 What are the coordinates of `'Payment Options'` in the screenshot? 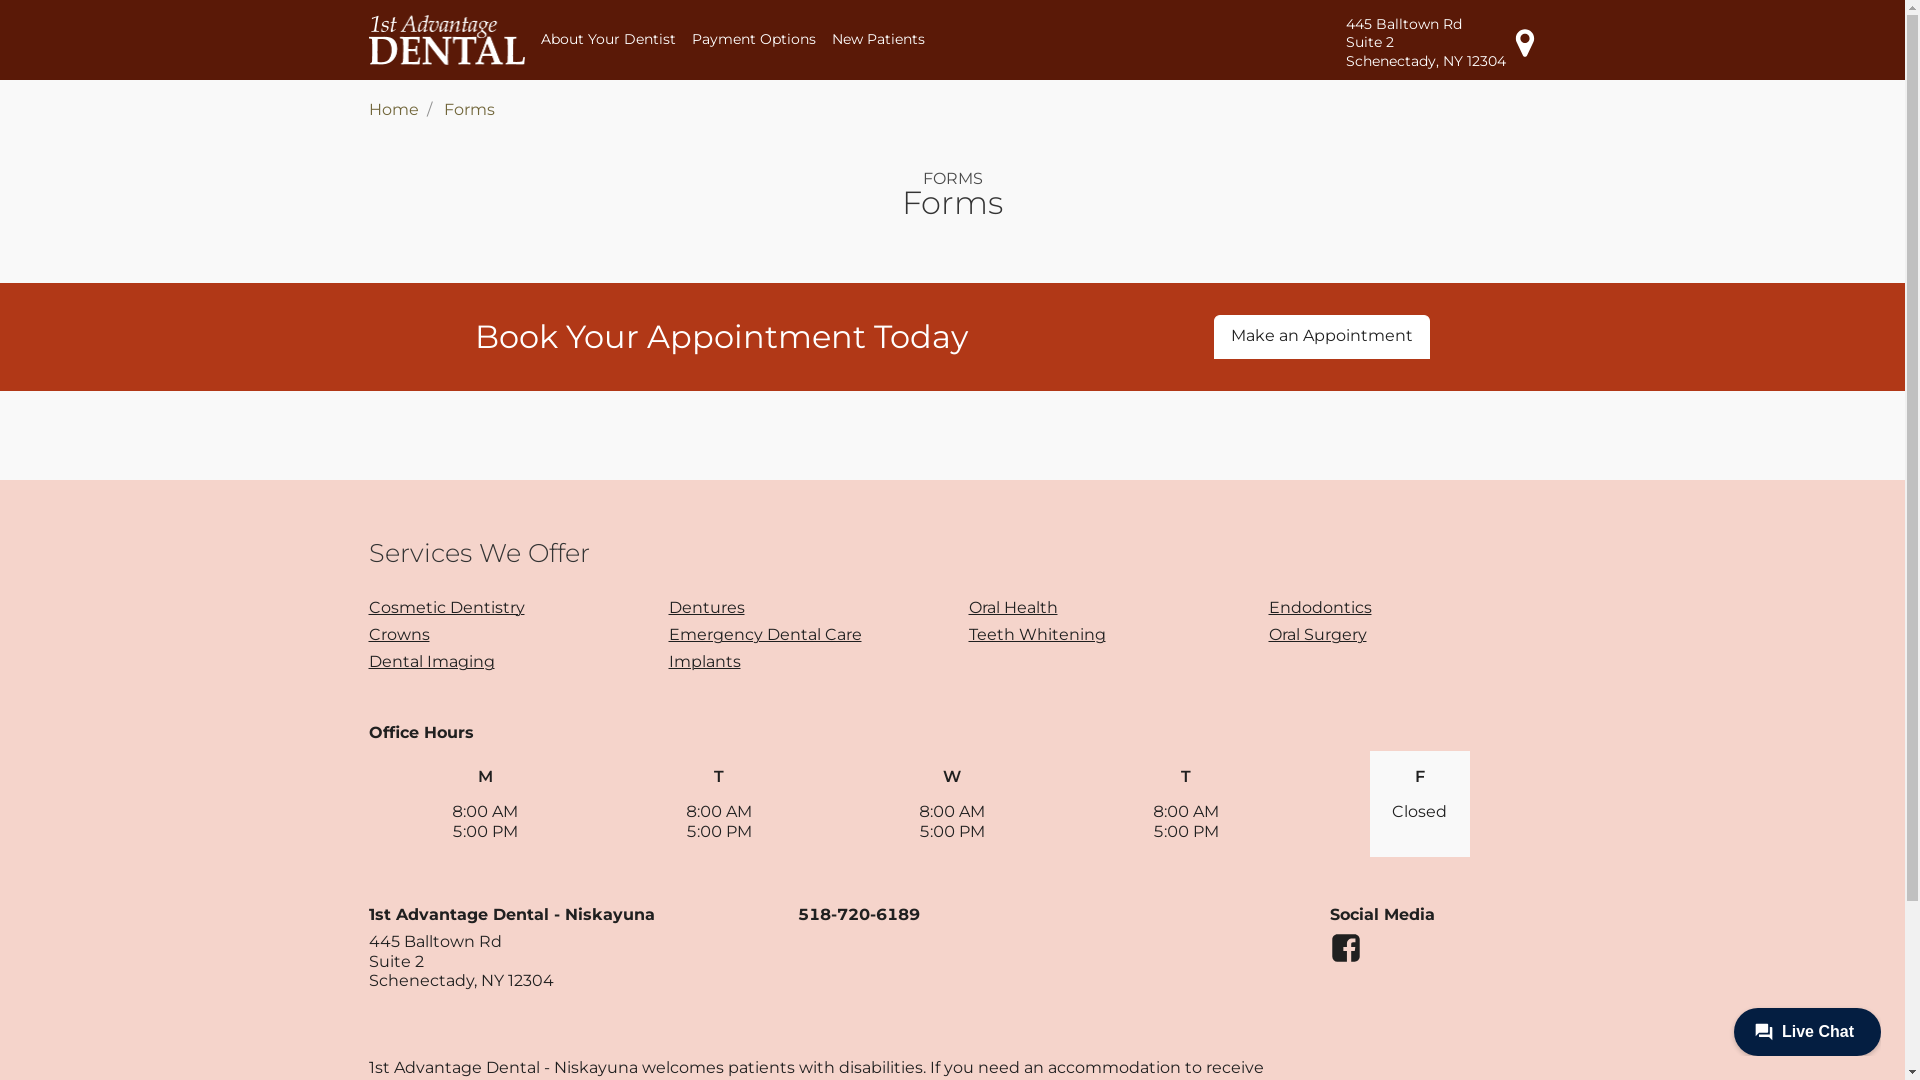 It's located at (752, 39).